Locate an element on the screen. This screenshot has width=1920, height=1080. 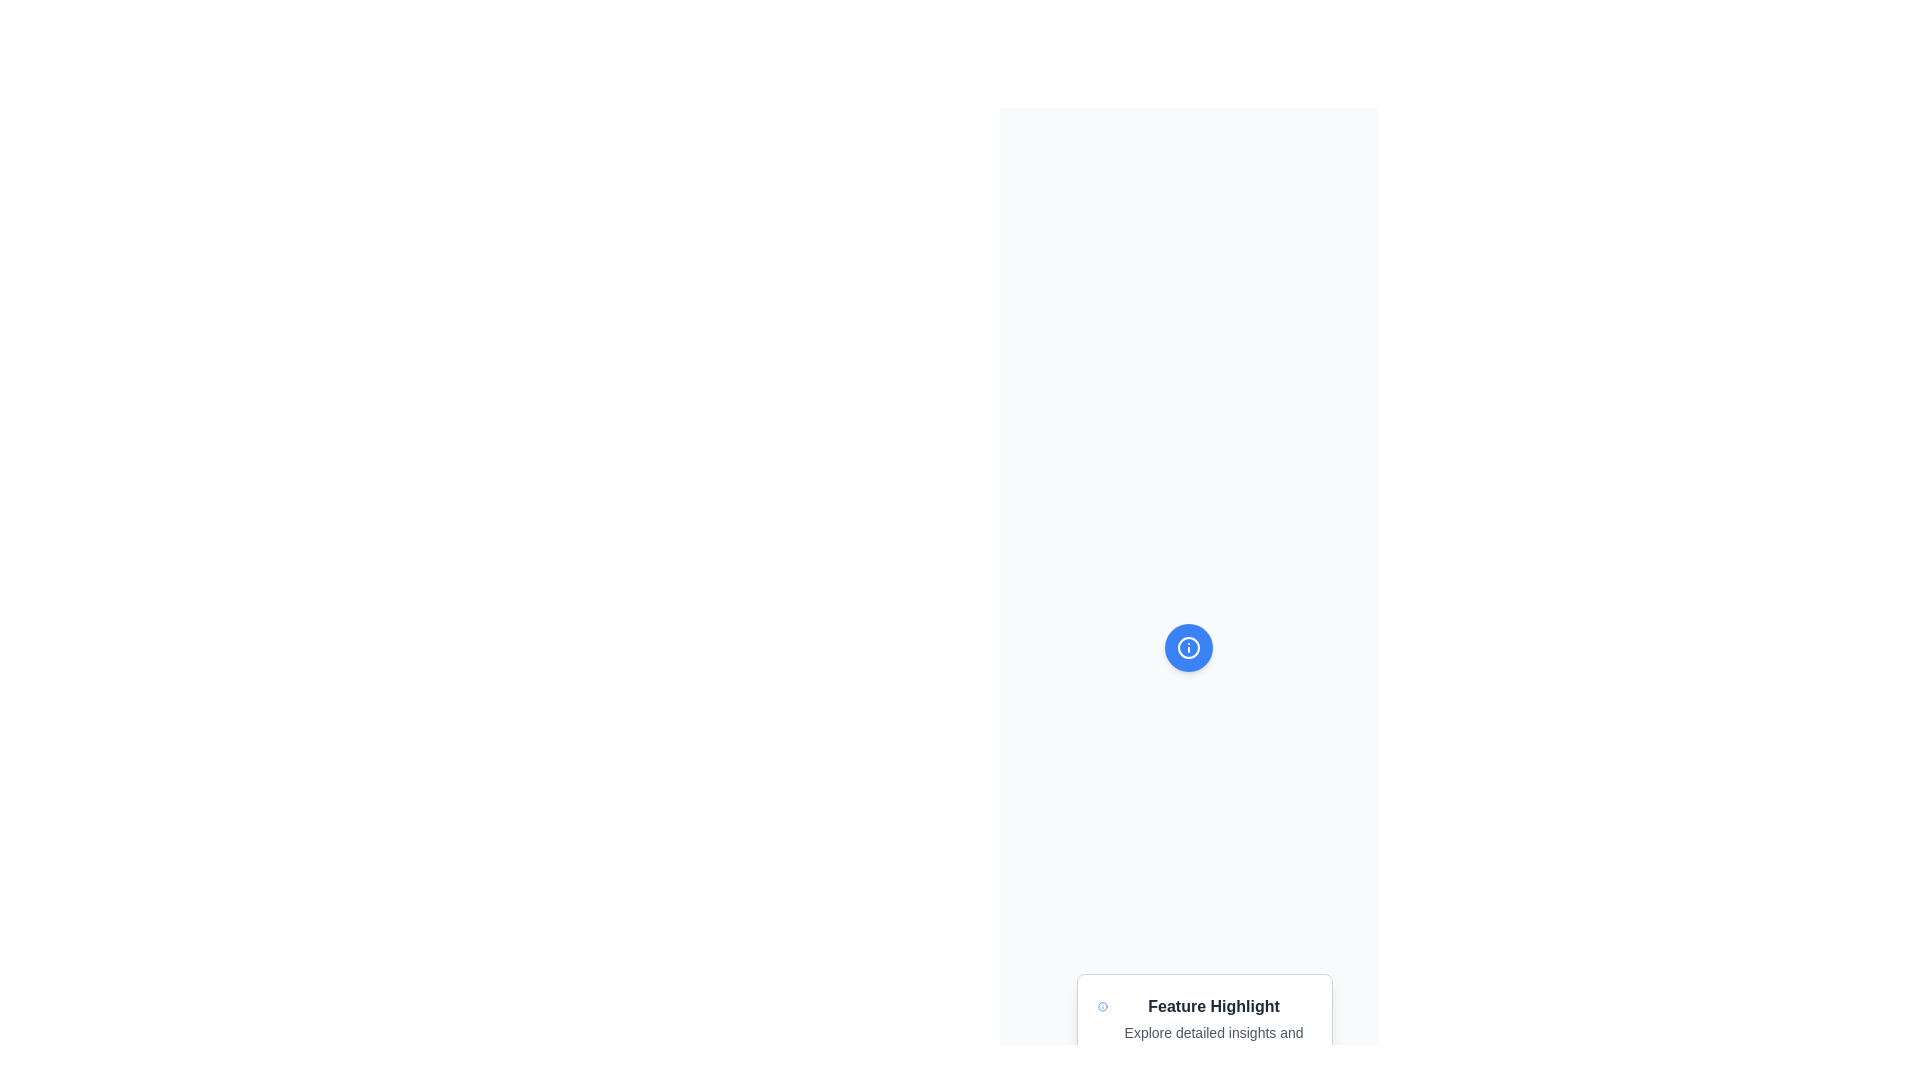
the circular vector graphic element that is part of the information icon with a white 'i' in the center, located above the 'Feature Highlight' card is located at coordinates (1102, 1006).